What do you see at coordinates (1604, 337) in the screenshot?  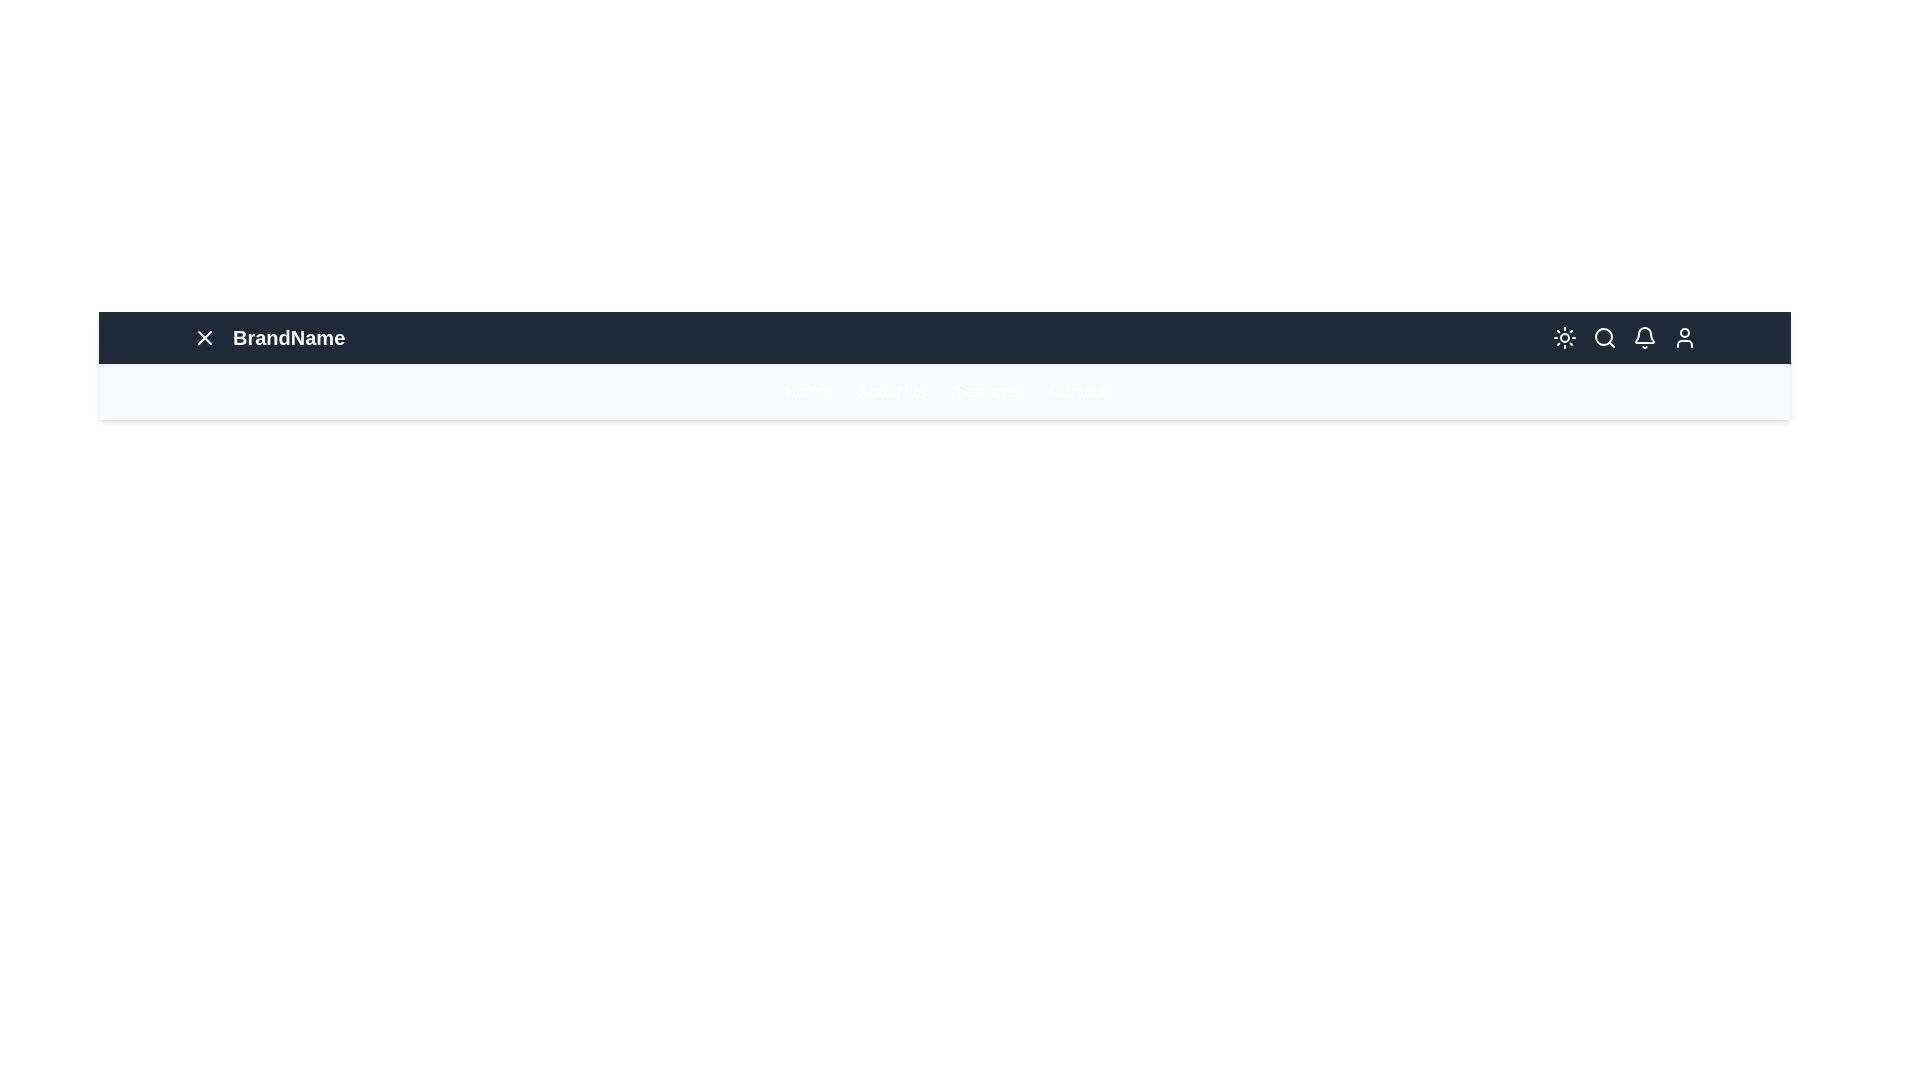 I see `the Search icon in the navigation bar` at bounding box center [1604, 337].